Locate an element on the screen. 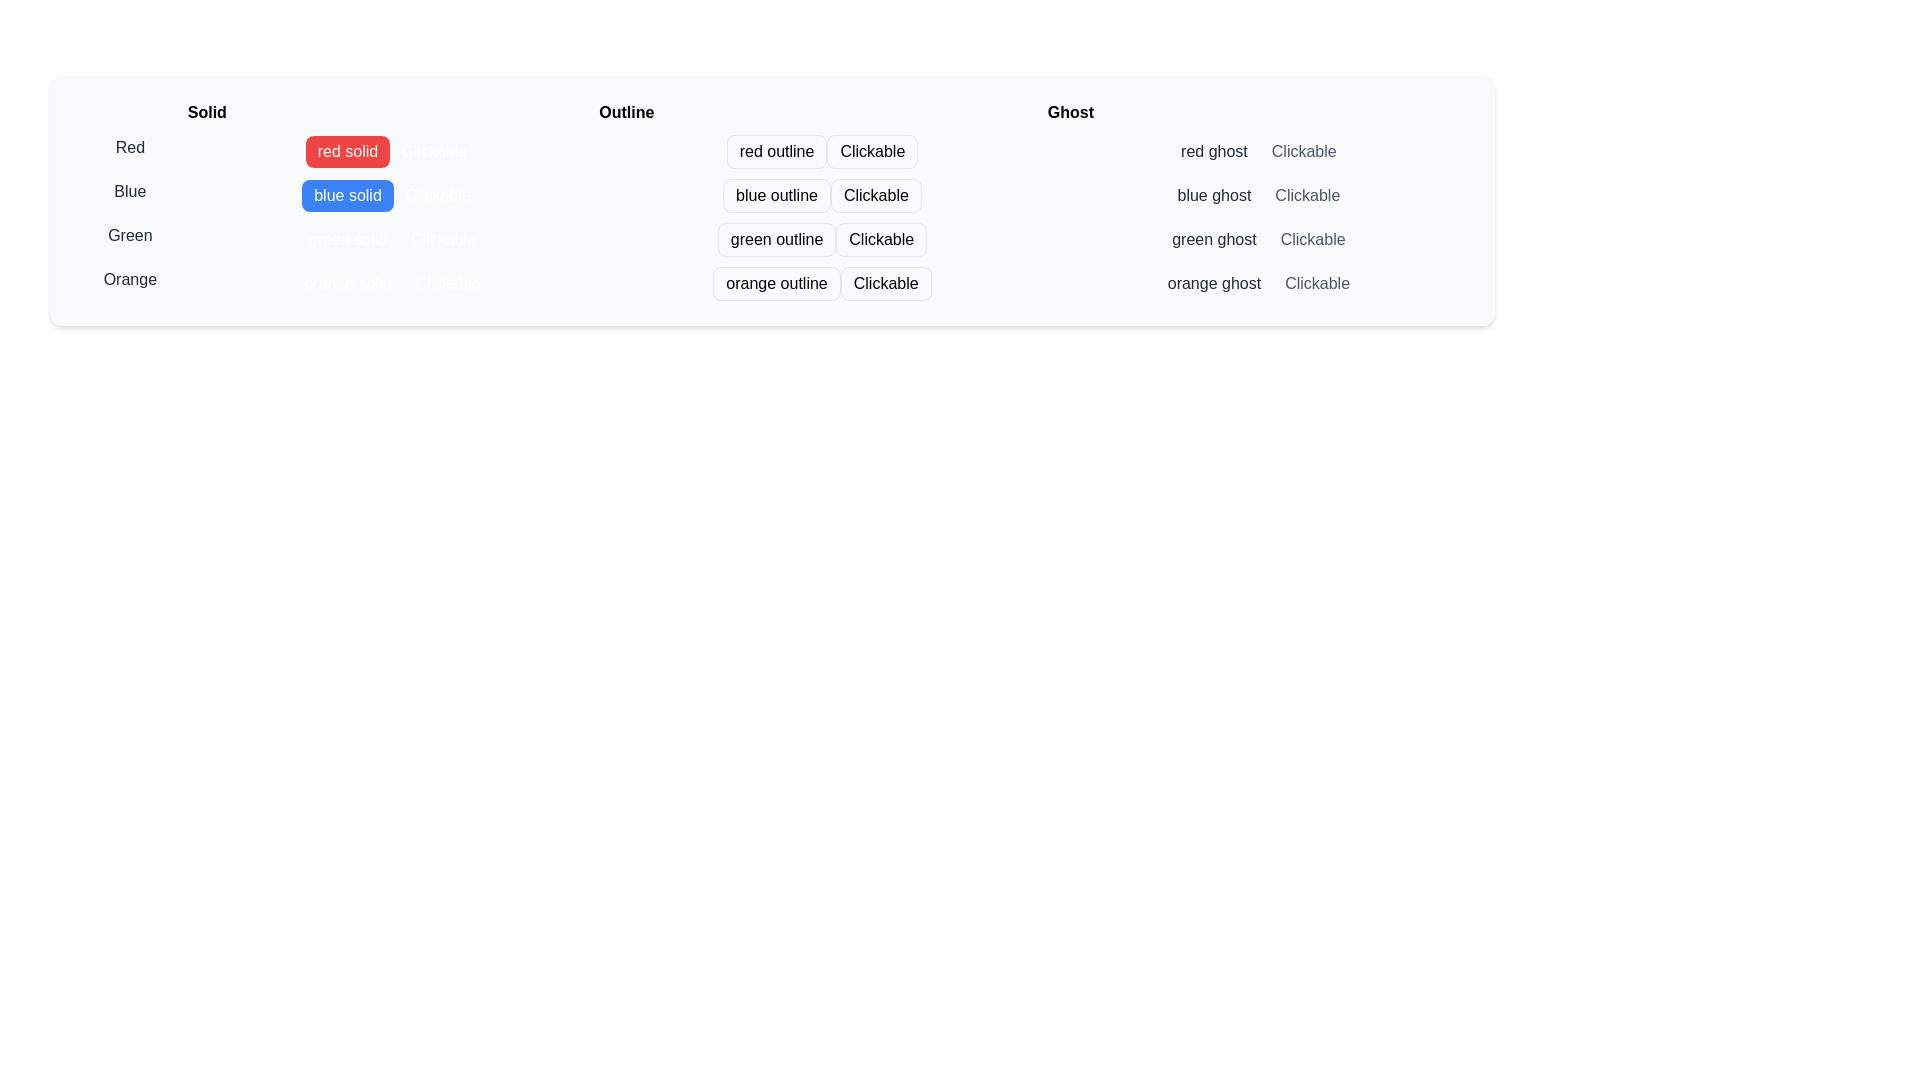 The width and height of the screenshot is (1920, 1080). text of the label indicating 'green ghost' located in the third row under the column 'Ghost' in the table, positioned between 'blue ghost Clickable' and 'orange ghost Clickable' is located at coordinates (1257, 234).